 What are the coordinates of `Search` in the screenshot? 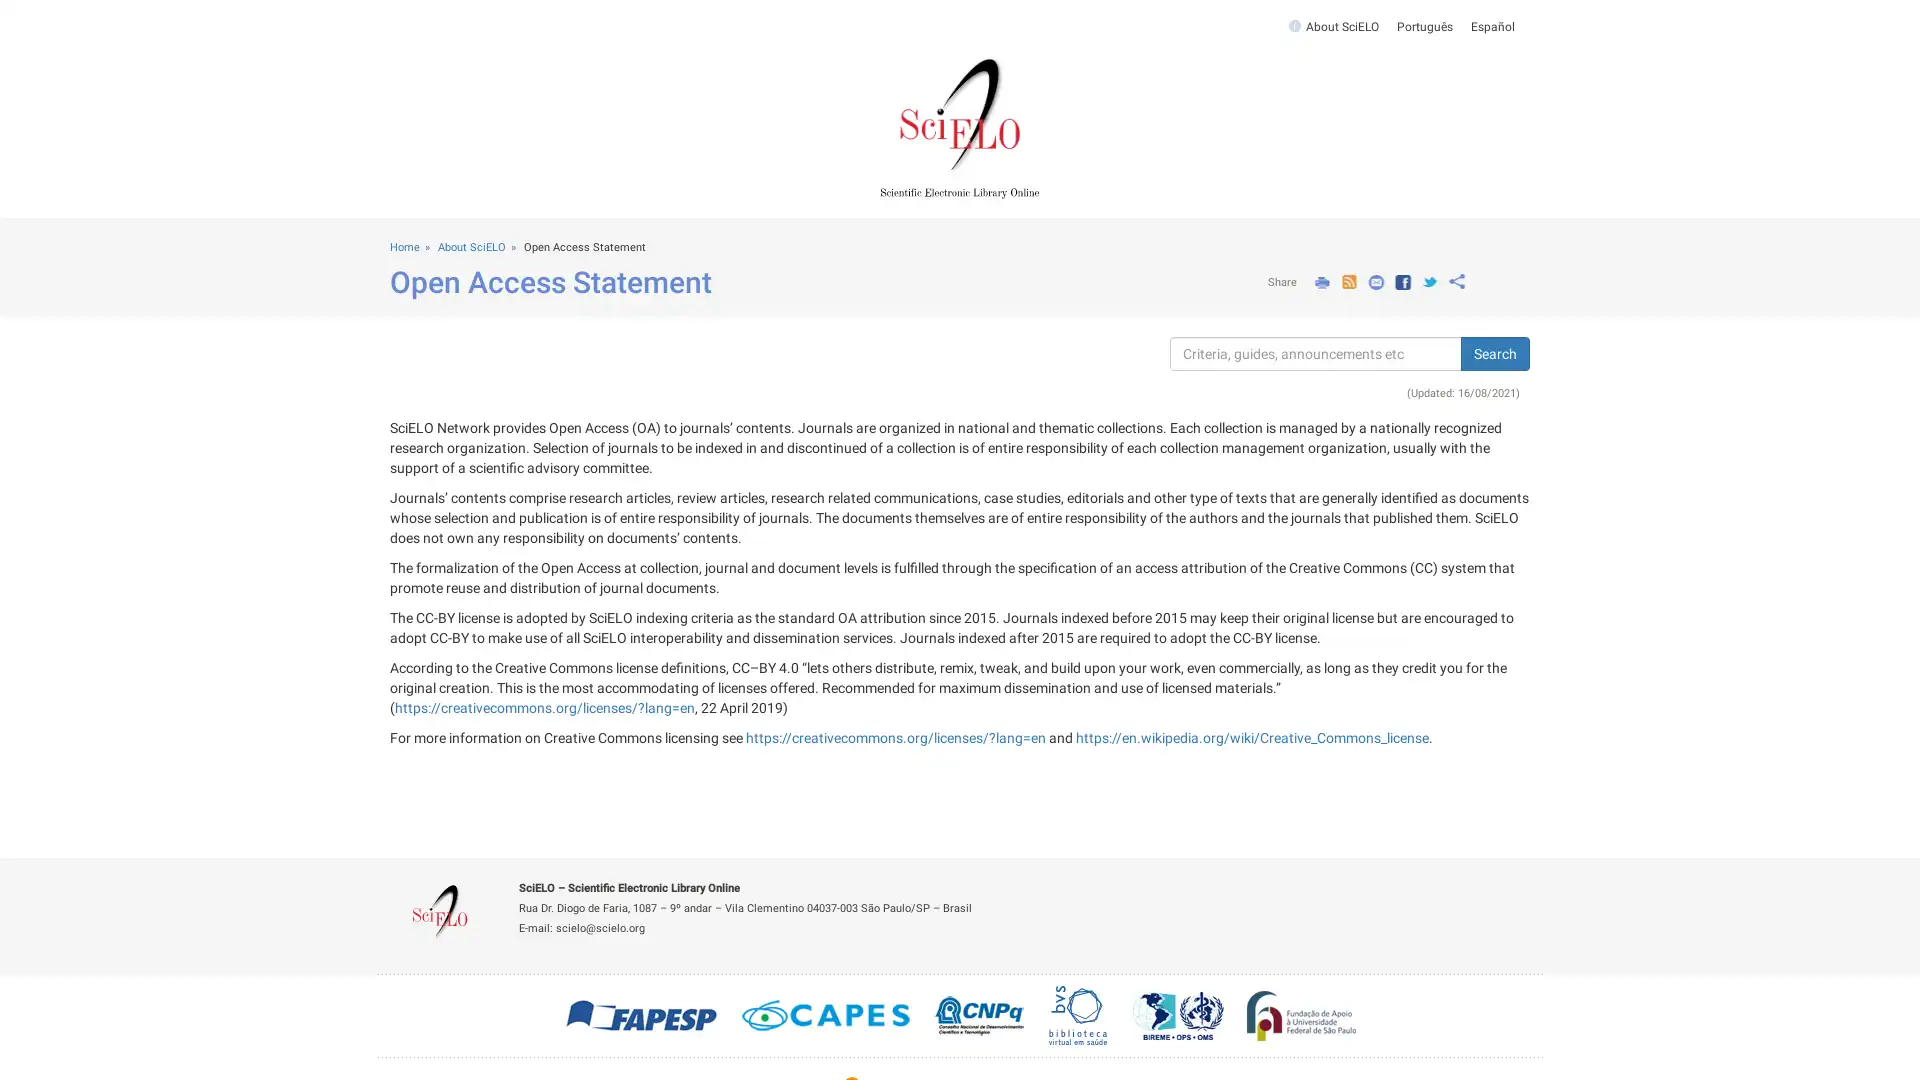 It's located at (1495, 352).